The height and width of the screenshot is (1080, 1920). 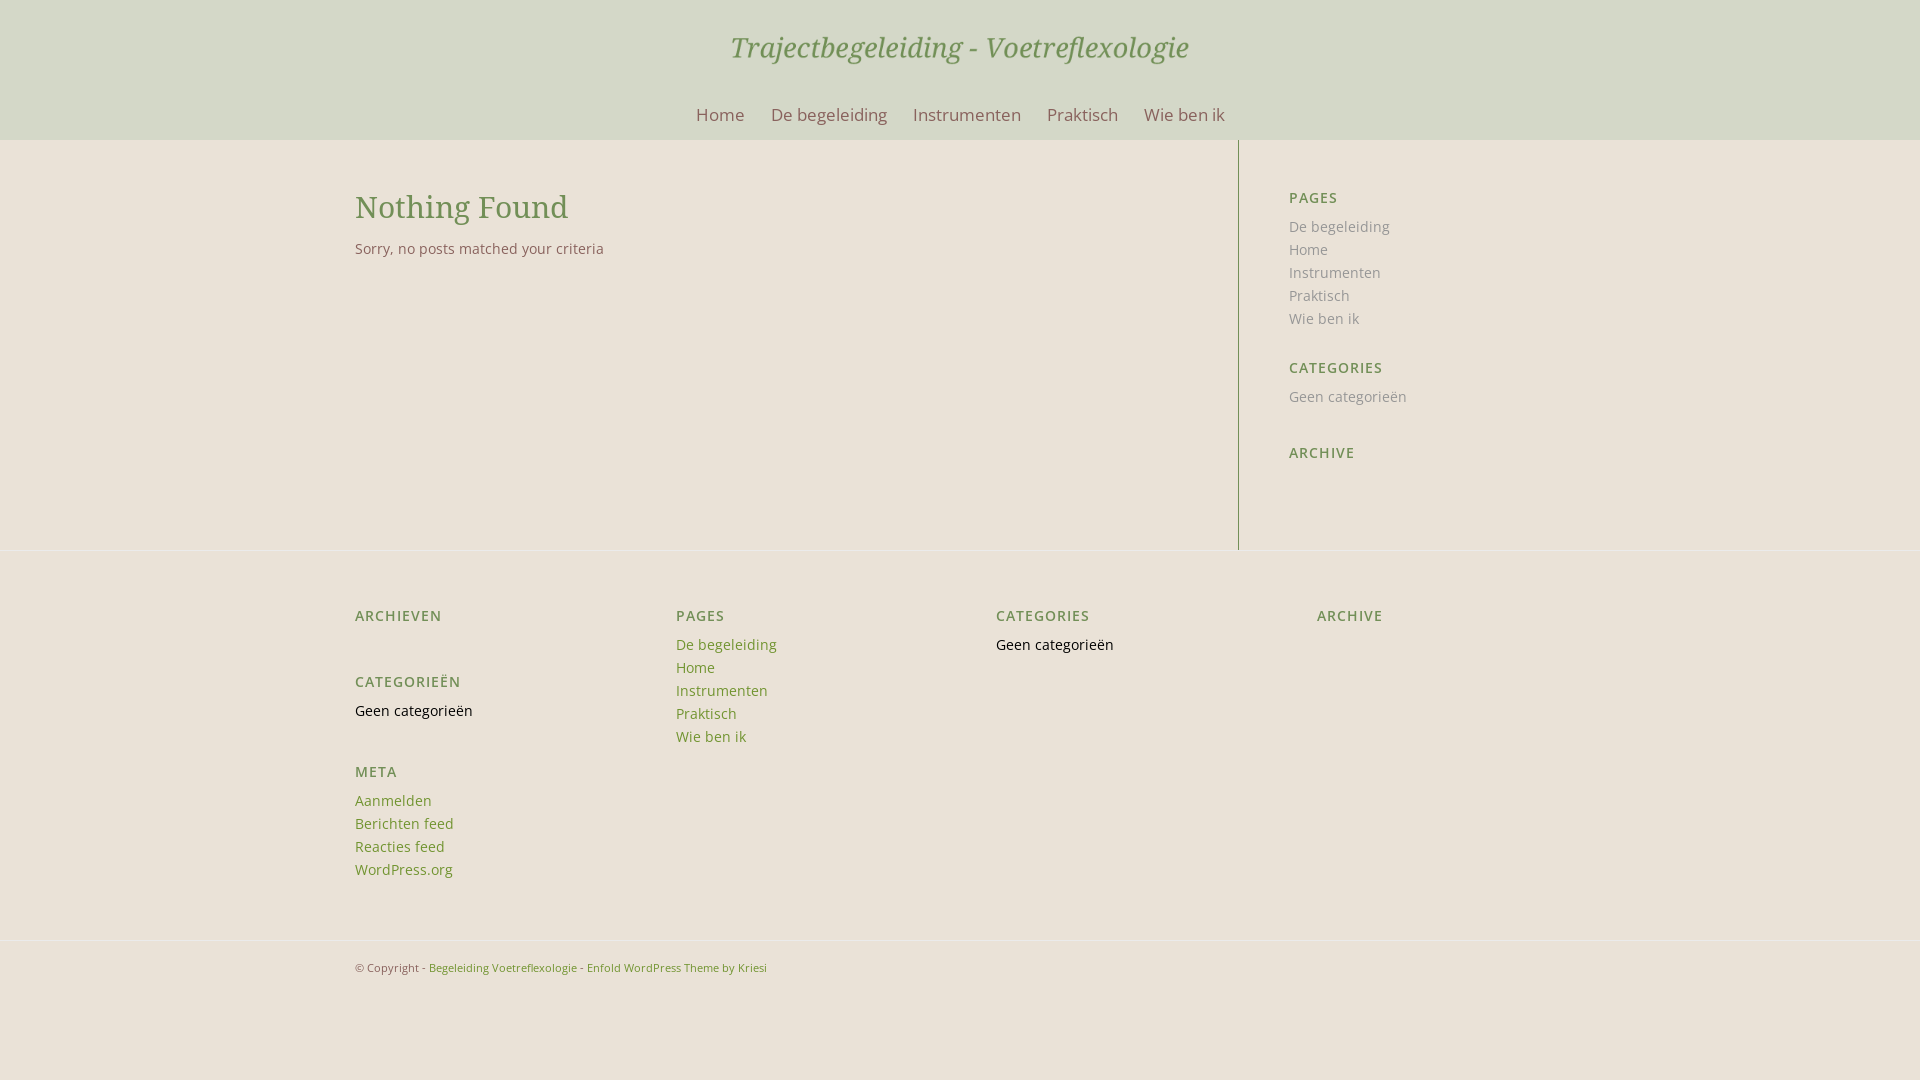 What do you see at coordinates (720, 689) in the screenshot?
I see `'Instrumenten'` at bounding box center [720, 689].